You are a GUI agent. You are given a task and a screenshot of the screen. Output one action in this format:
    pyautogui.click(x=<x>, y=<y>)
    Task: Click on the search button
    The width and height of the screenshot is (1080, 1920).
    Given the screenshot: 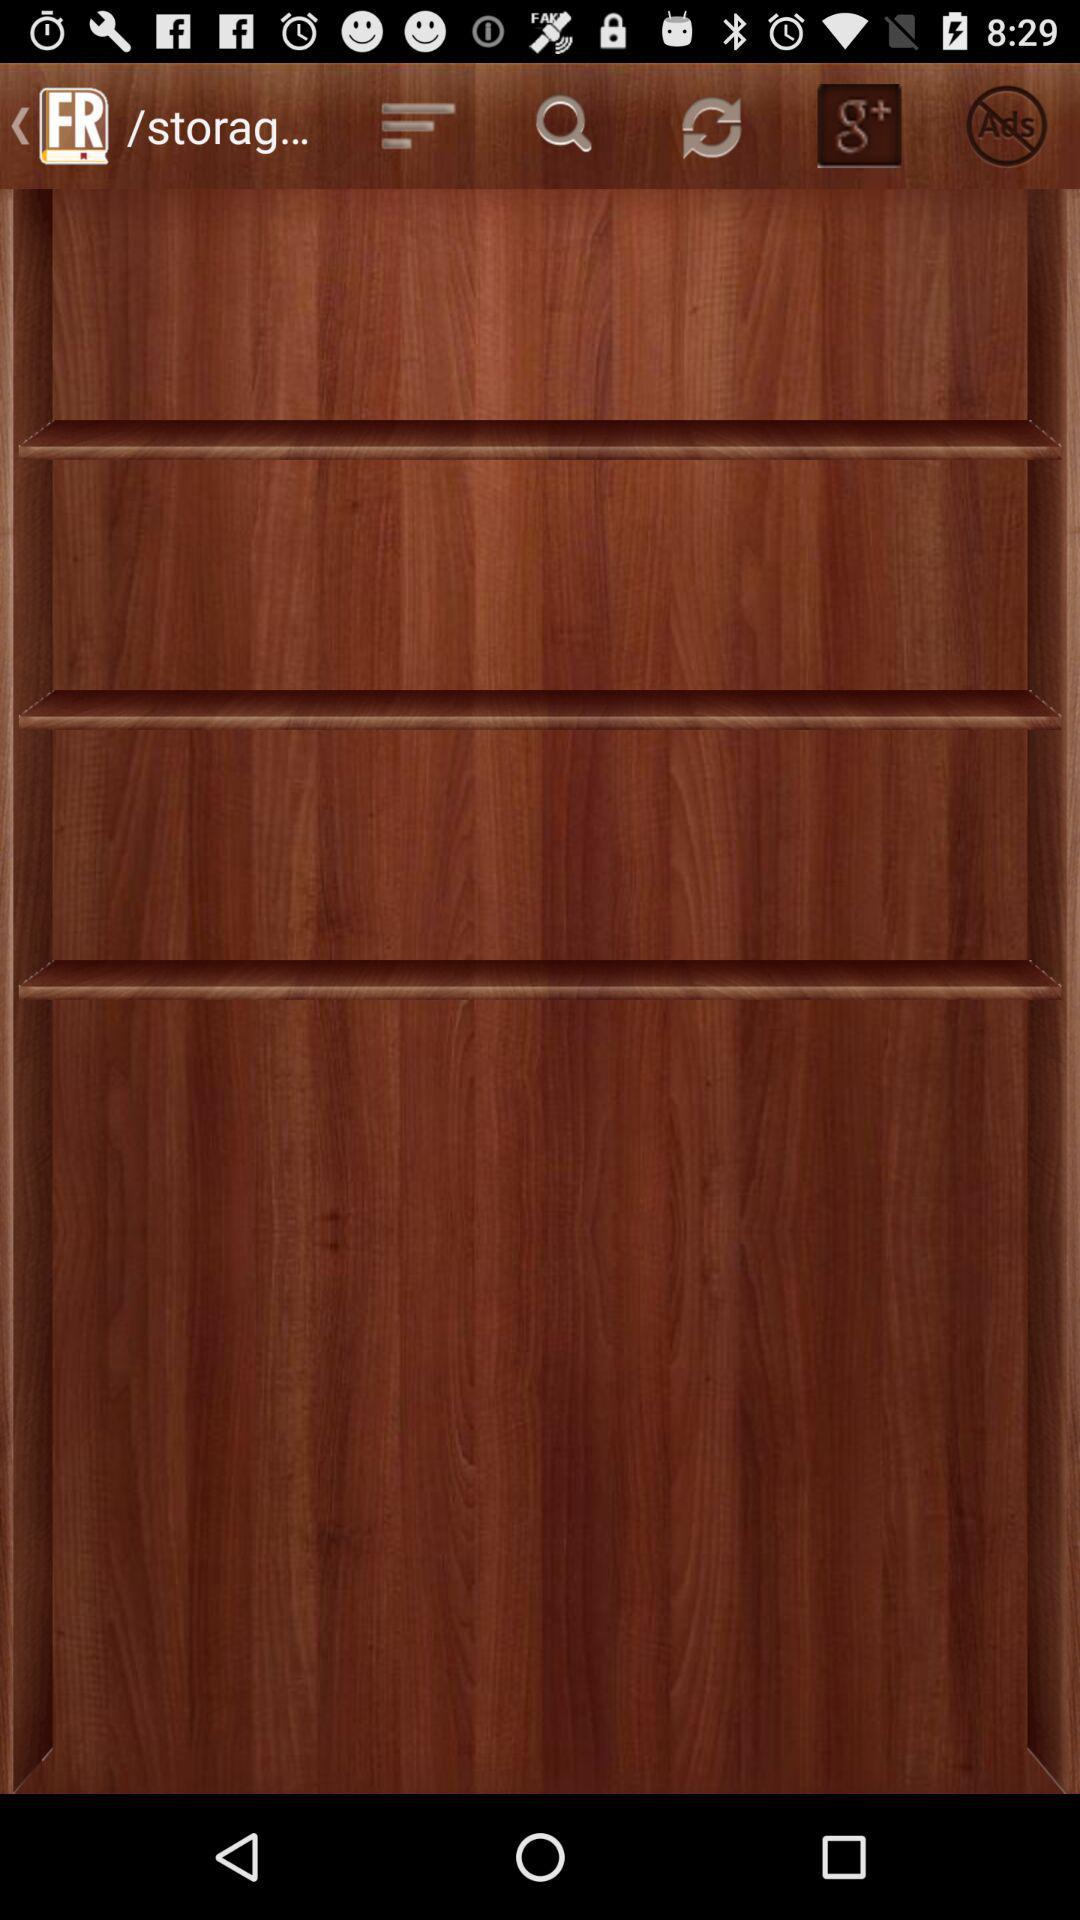 What is the action you would take?
    pyautogui.click(x=565, y=124)
    